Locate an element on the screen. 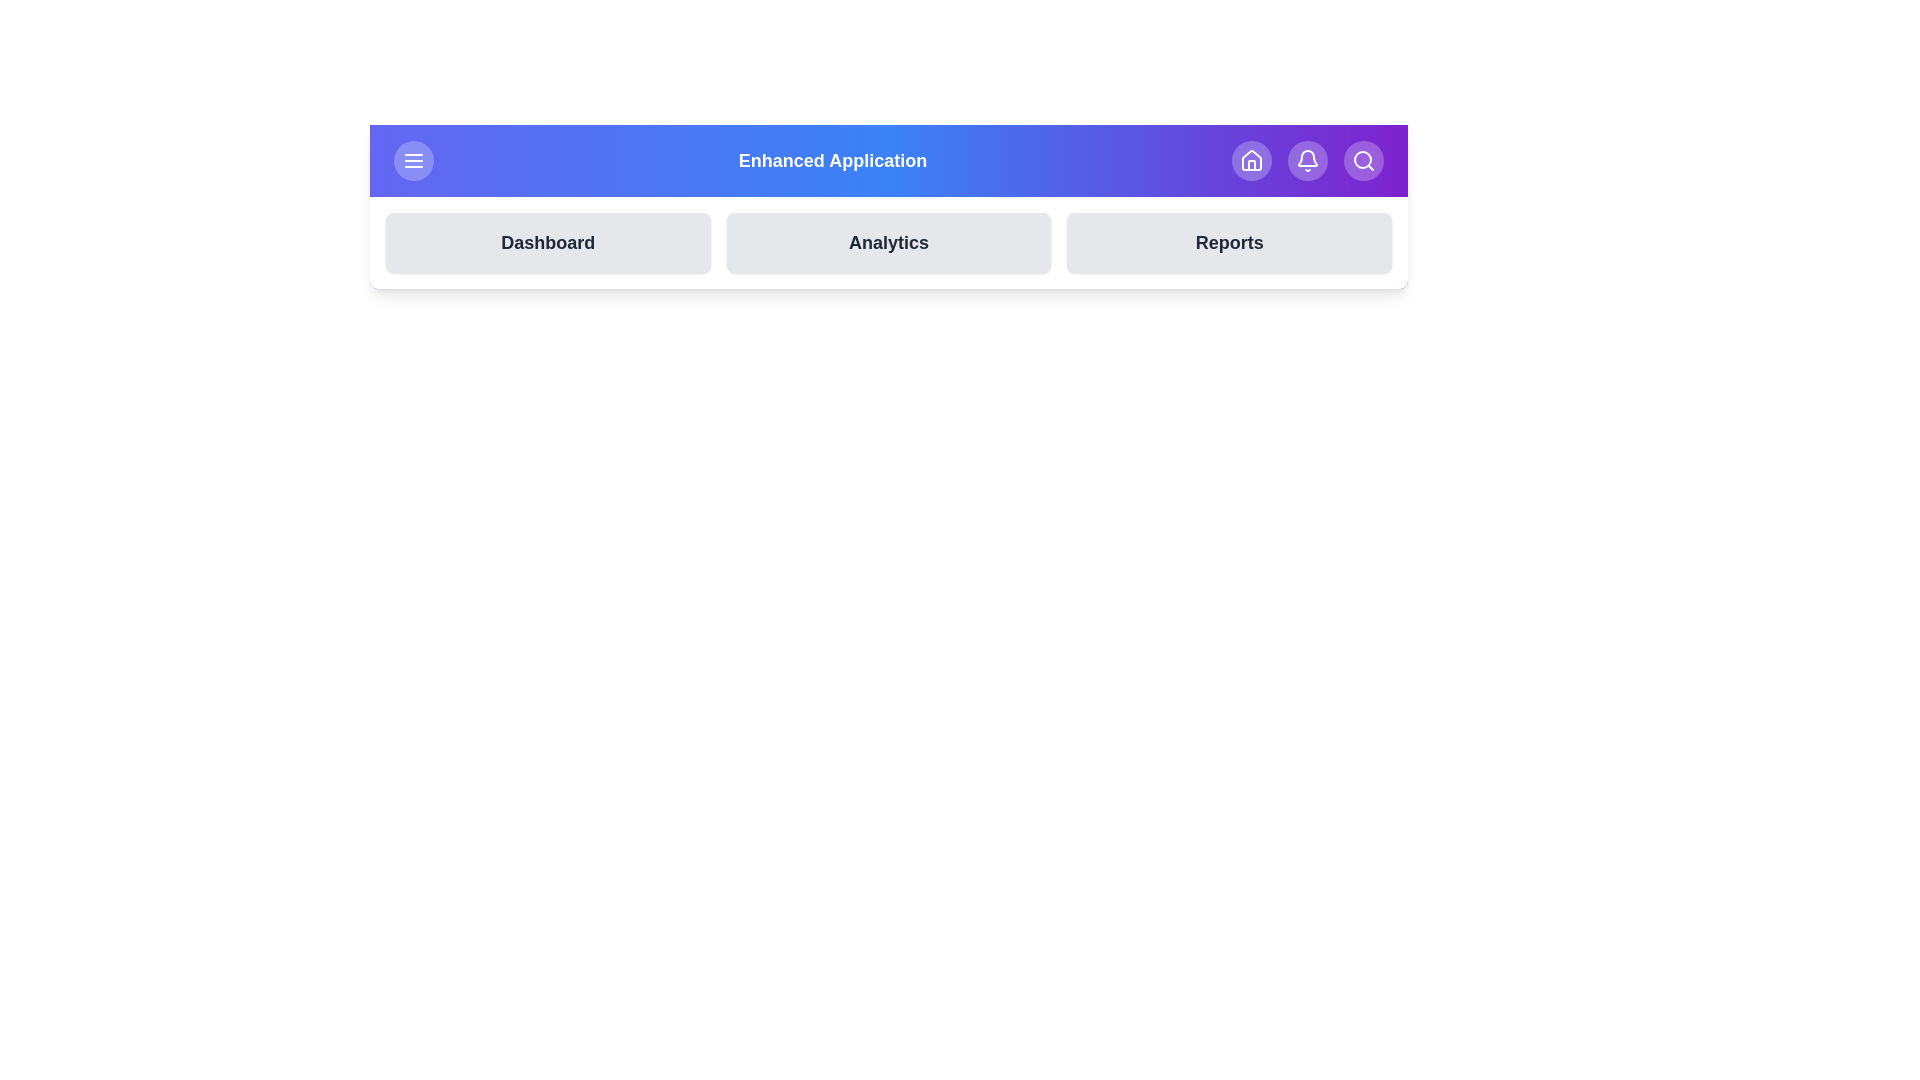 This screenshot has height=1080, width=1920. the button labeled Analytics to observe the visual feedback is located at coordinates (887, 242).